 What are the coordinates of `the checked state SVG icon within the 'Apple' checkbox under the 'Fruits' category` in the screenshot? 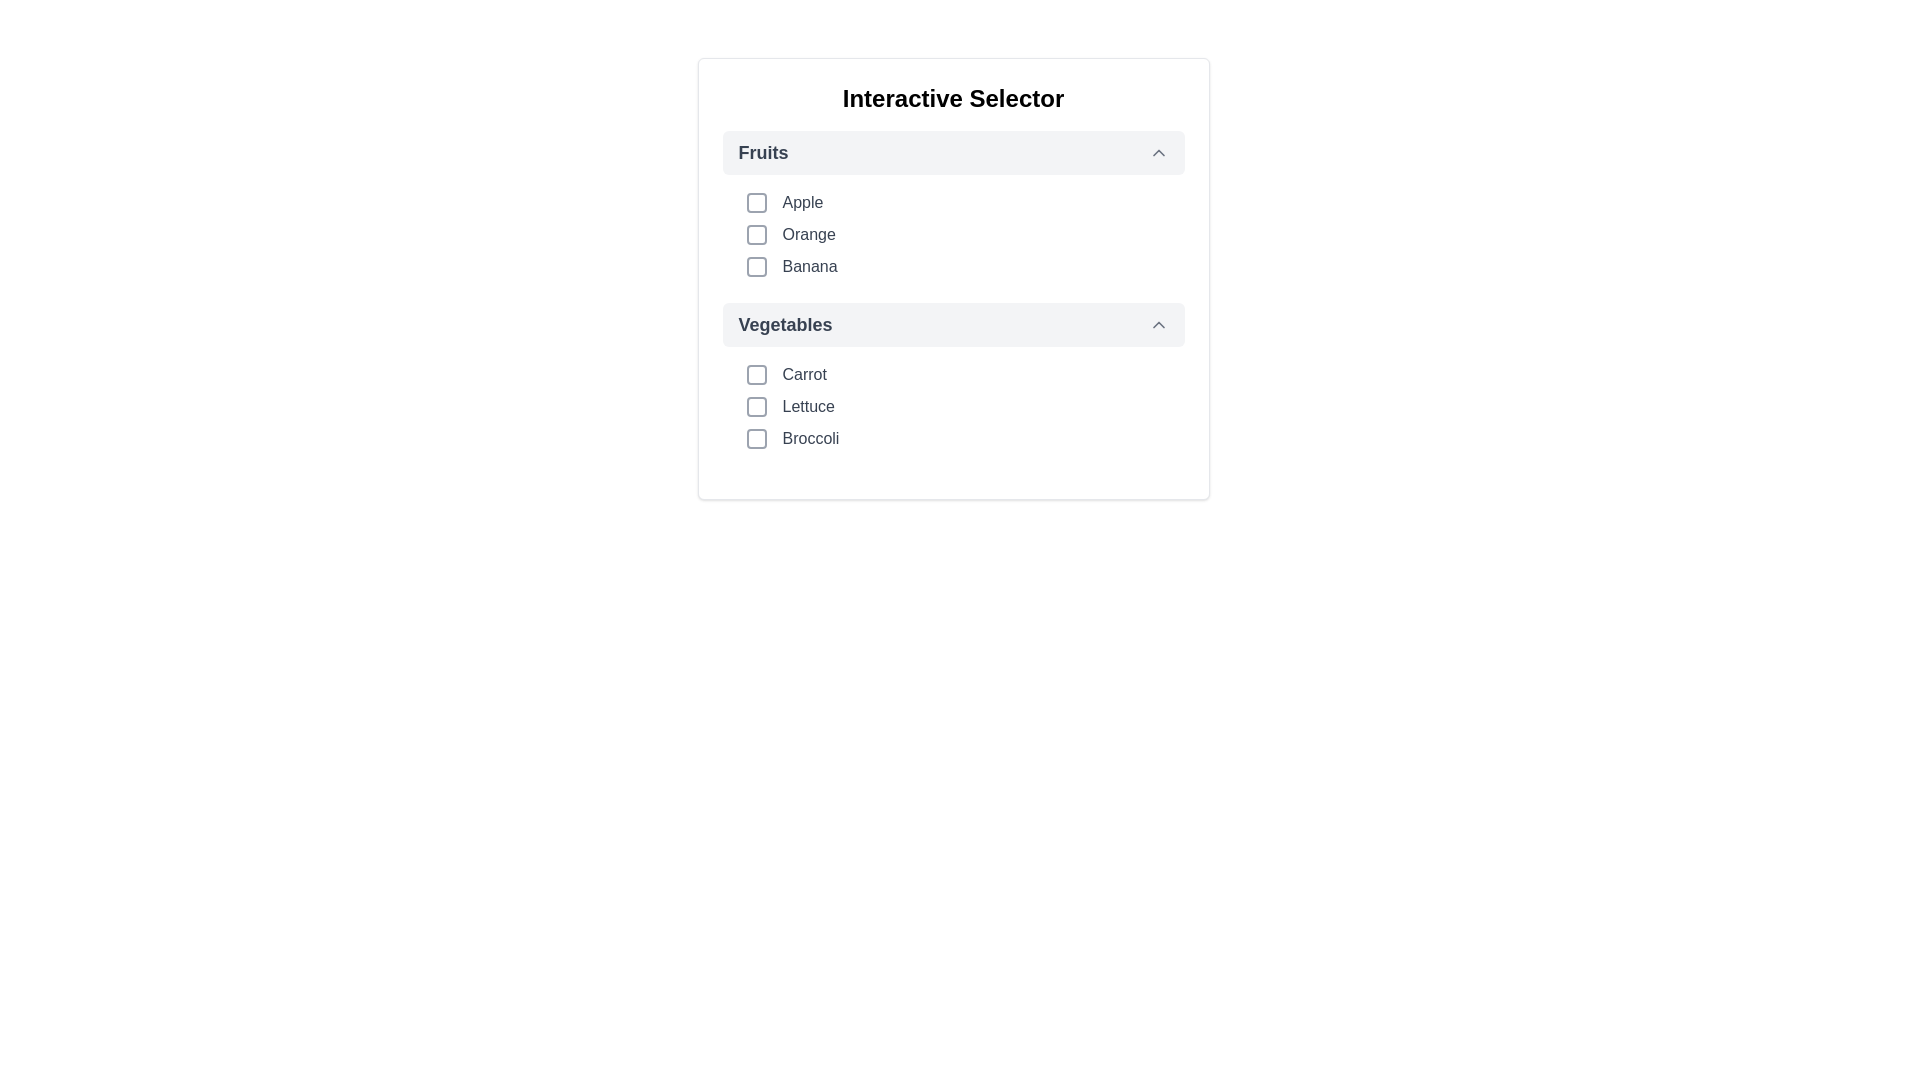 It's located at (755, 203).